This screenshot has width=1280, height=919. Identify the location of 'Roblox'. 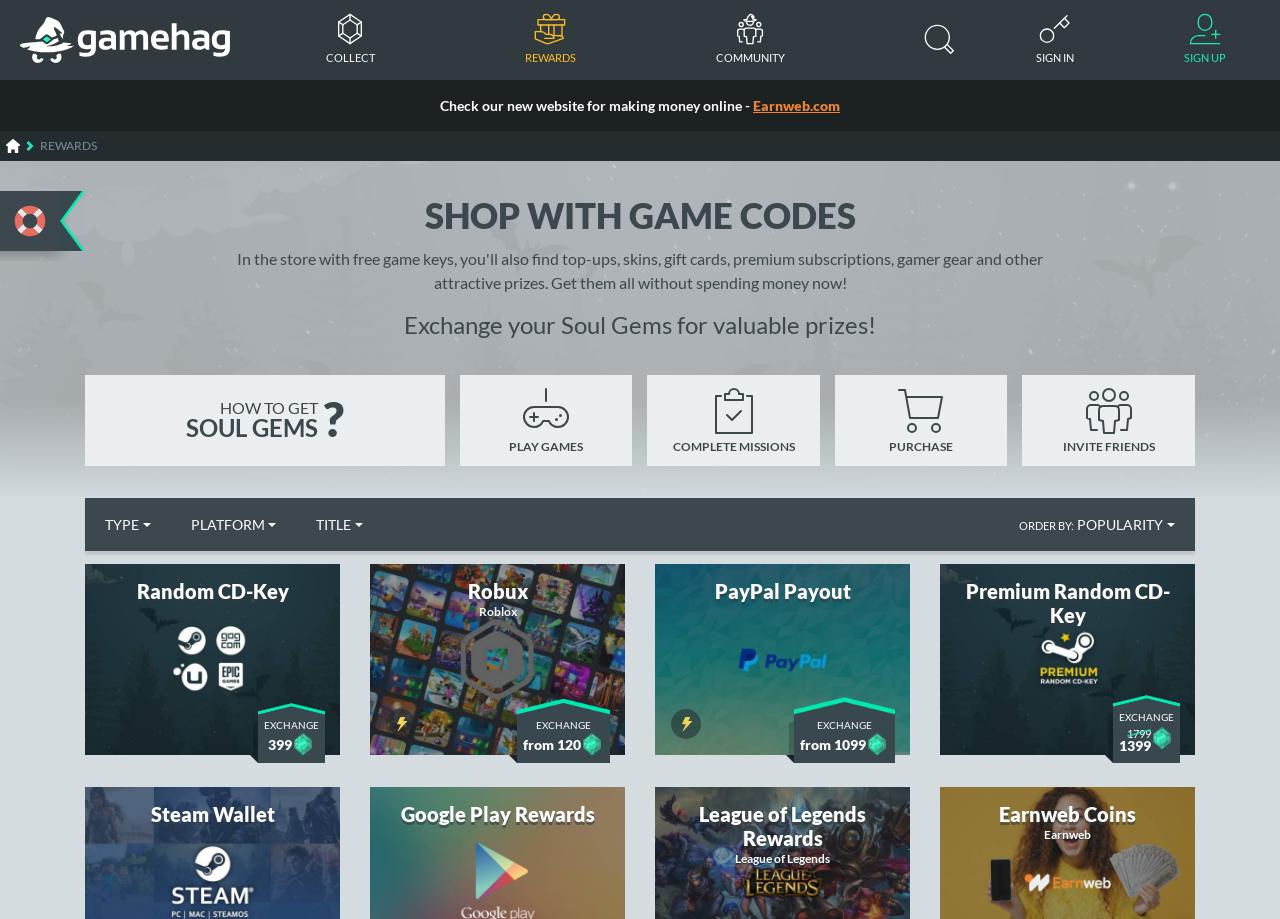
(497, 610).